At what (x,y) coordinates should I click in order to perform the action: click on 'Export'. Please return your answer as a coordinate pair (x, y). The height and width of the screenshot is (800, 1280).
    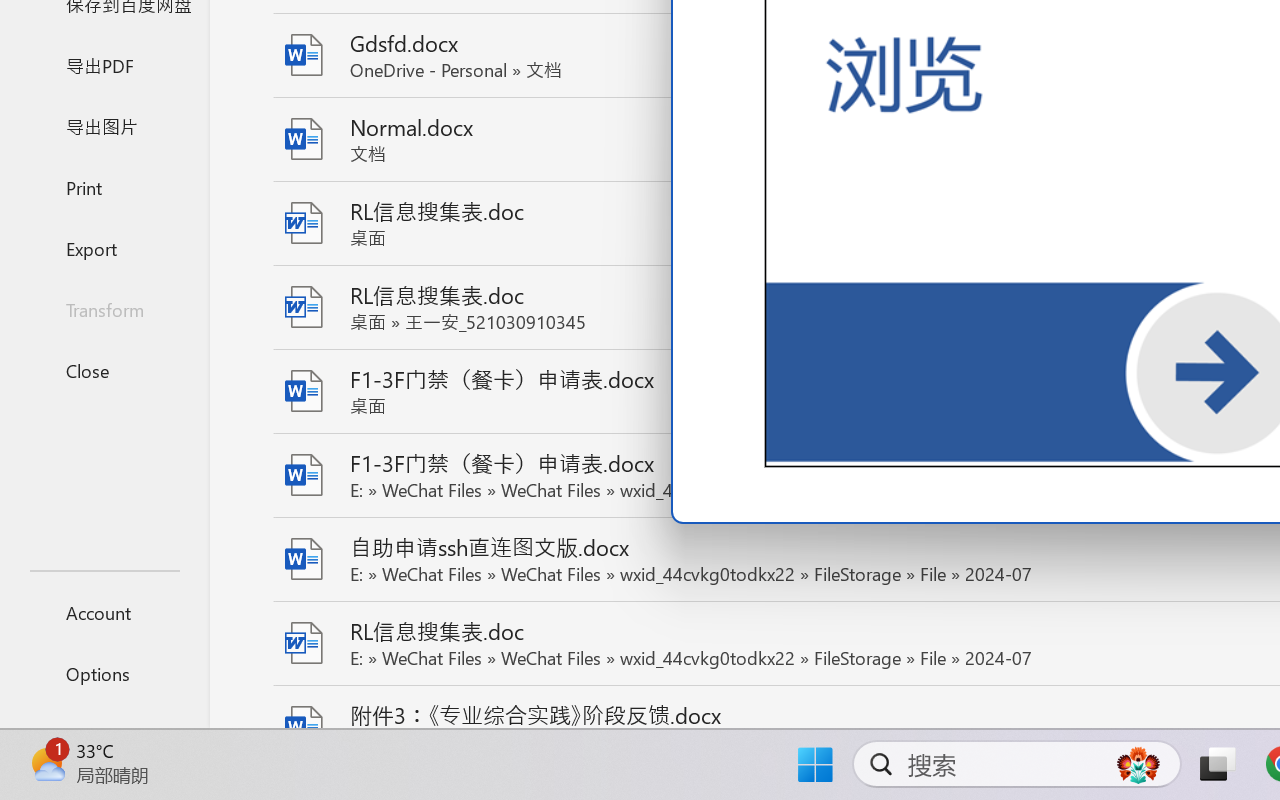
    Looking at the image, I should click on (103, 247).